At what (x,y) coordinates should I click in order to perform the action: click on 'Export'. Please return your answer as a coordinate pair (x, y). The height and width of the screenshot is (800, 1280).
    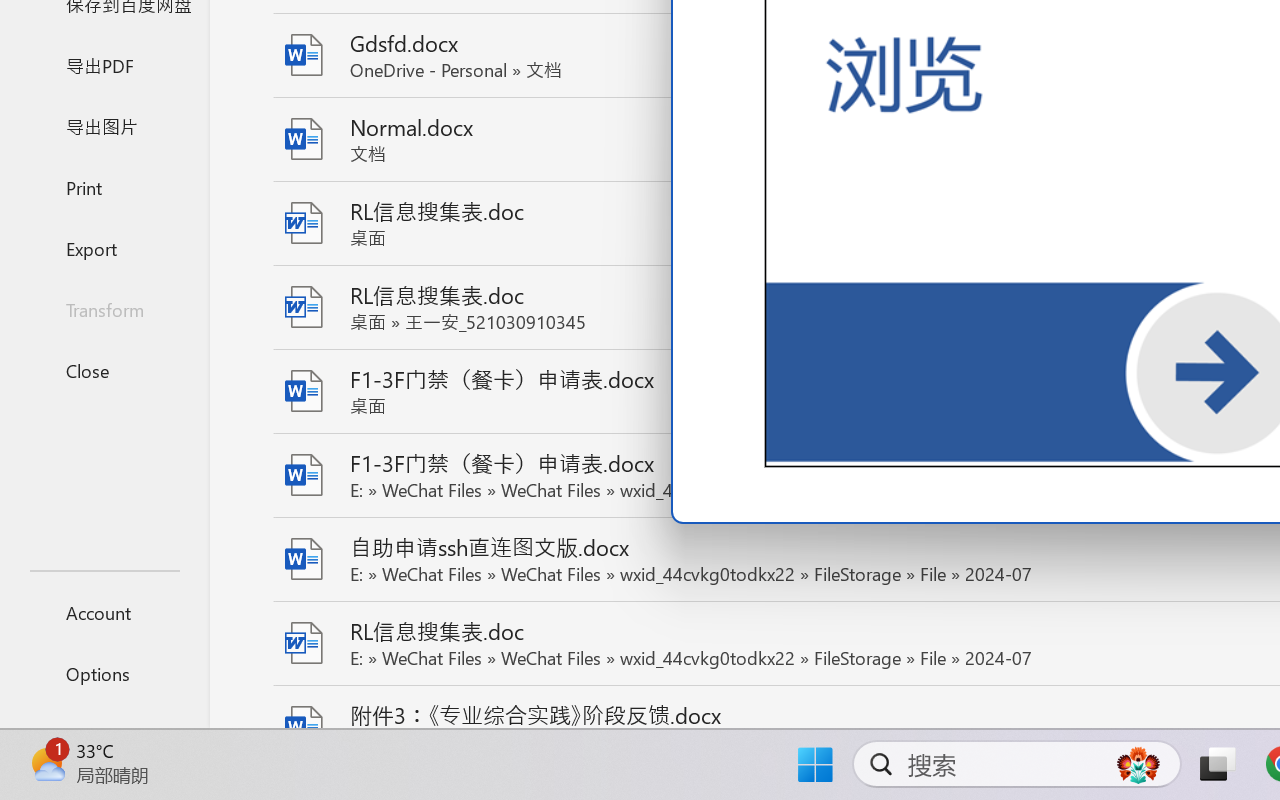
    Looking at the image, I should click on (103, 247).